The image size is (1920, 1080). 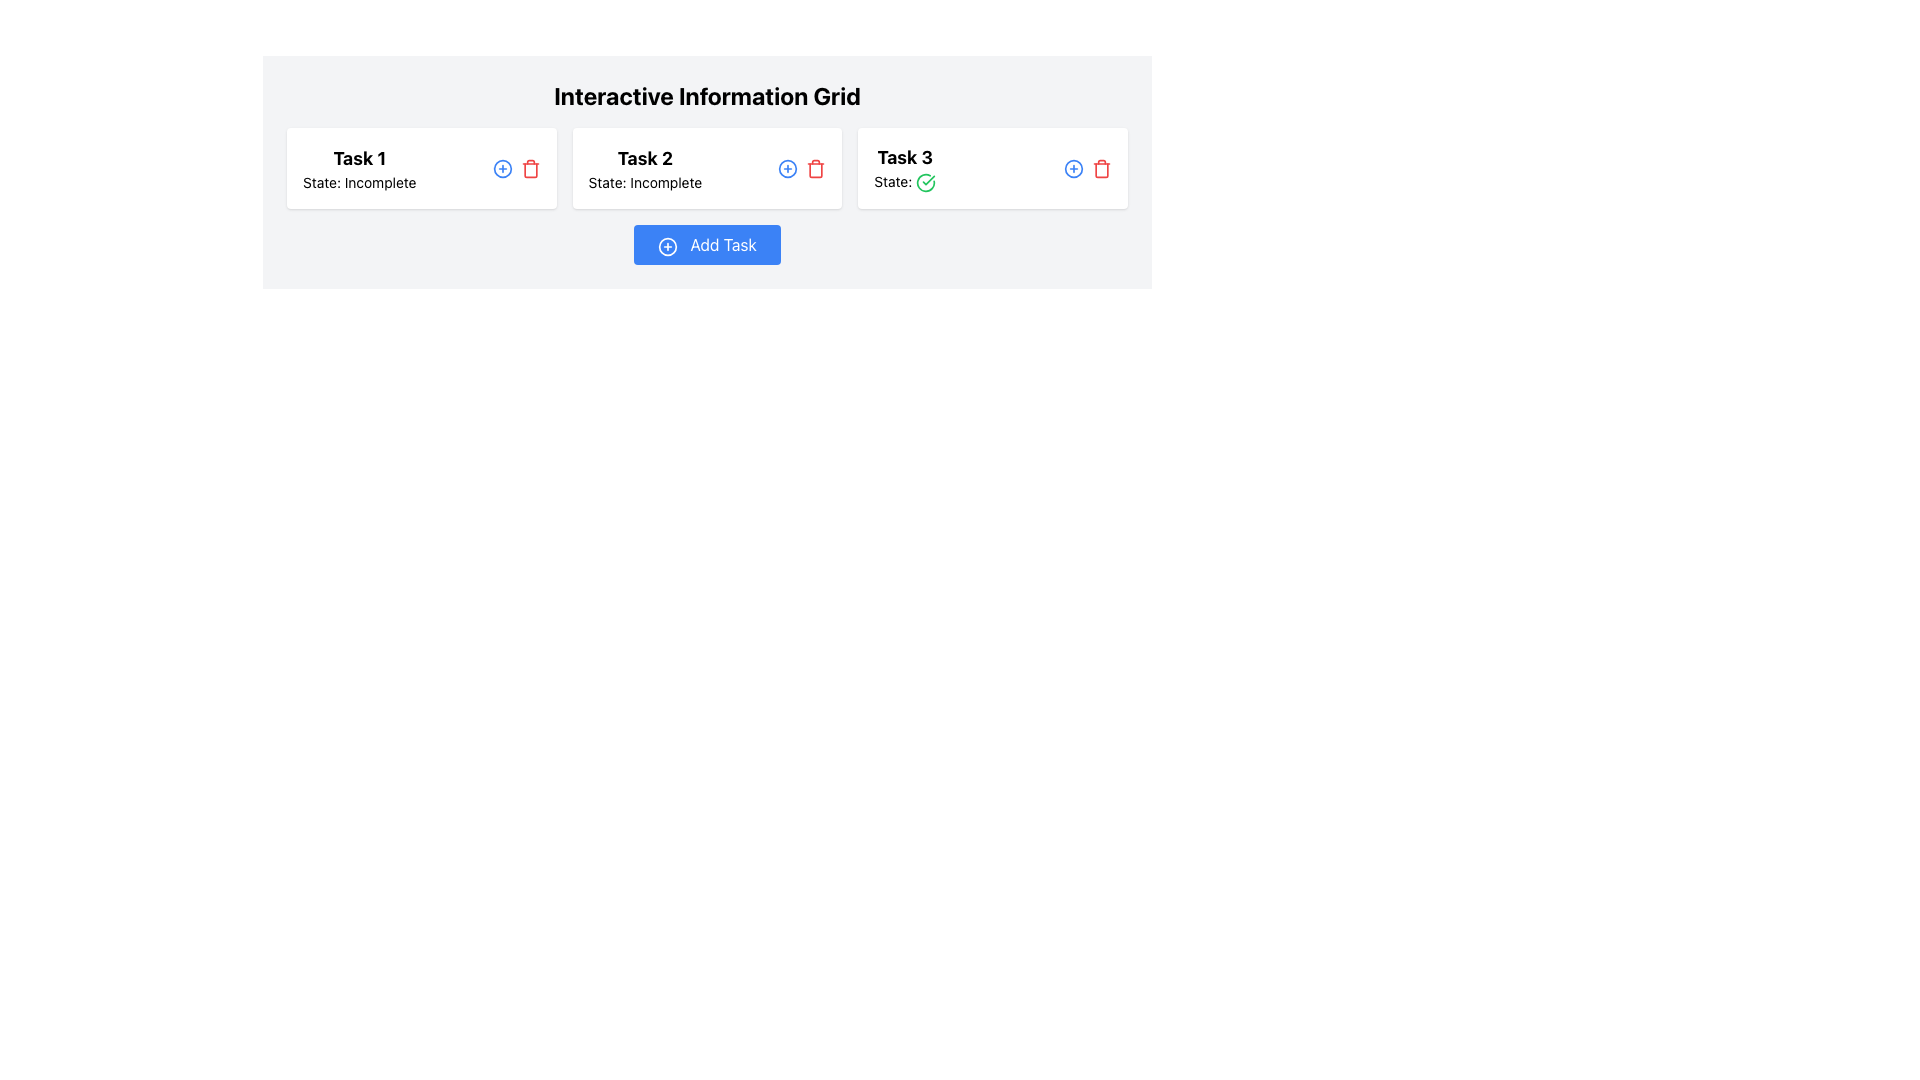 I want to click on the trash bin icon component indicating delete functionality for a tooltip if available, so click(x=816, y=169).